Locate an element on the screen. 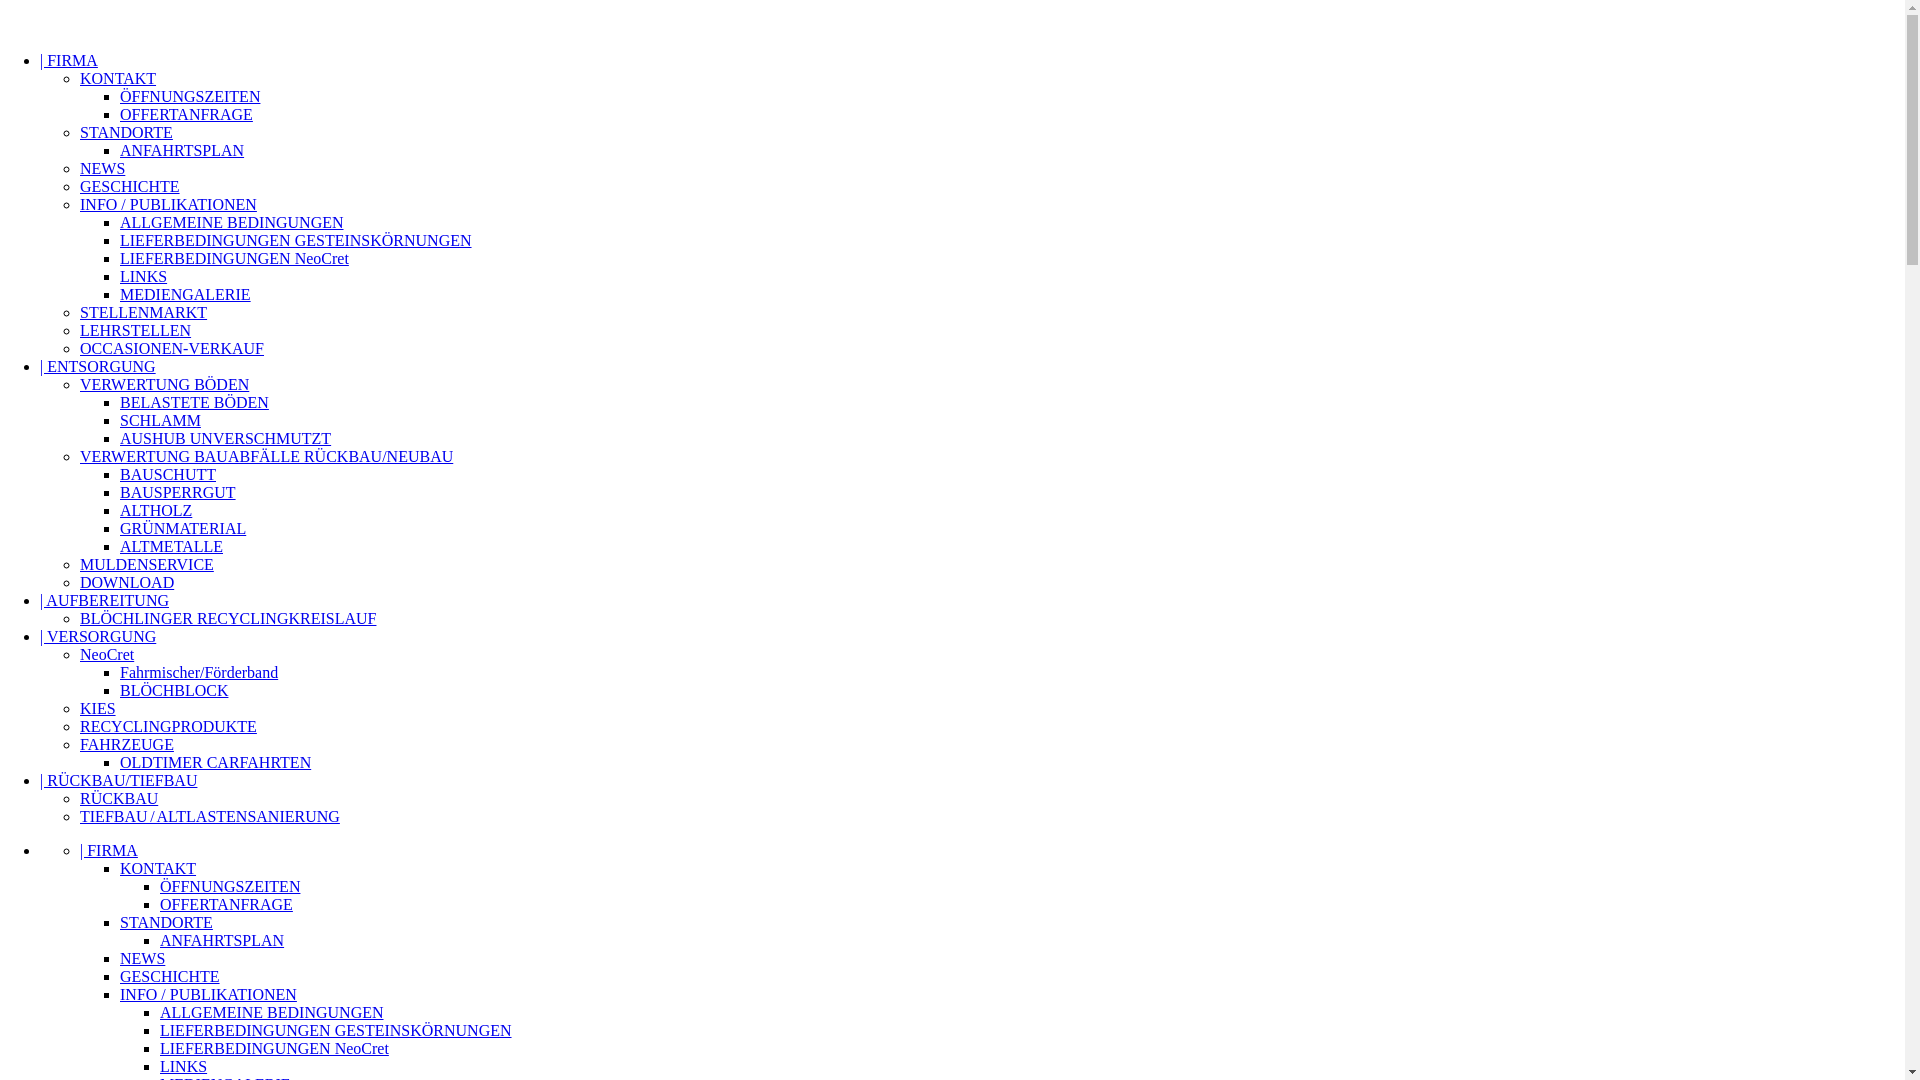  'INFO / PUBLIKATIONEN' is located at coordinates (168, 204).